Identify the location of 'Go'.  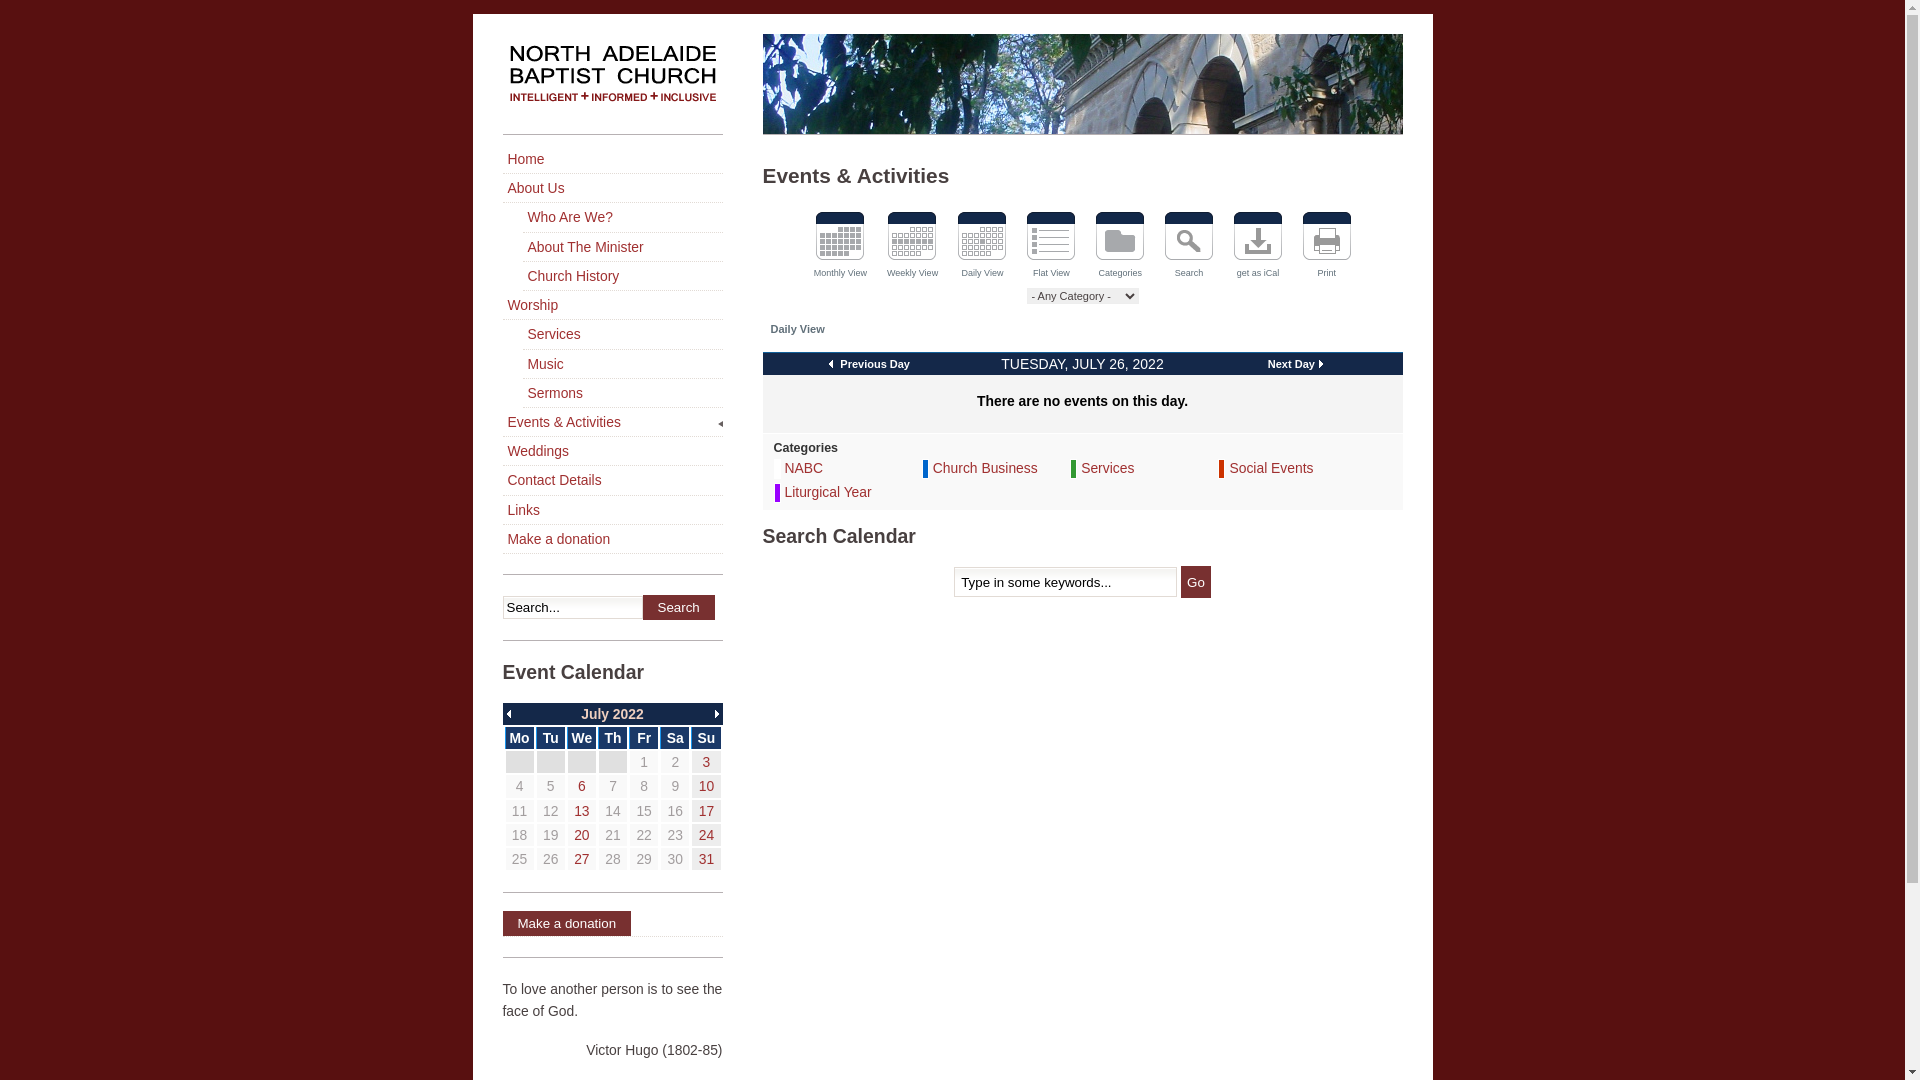
(1195, 582).